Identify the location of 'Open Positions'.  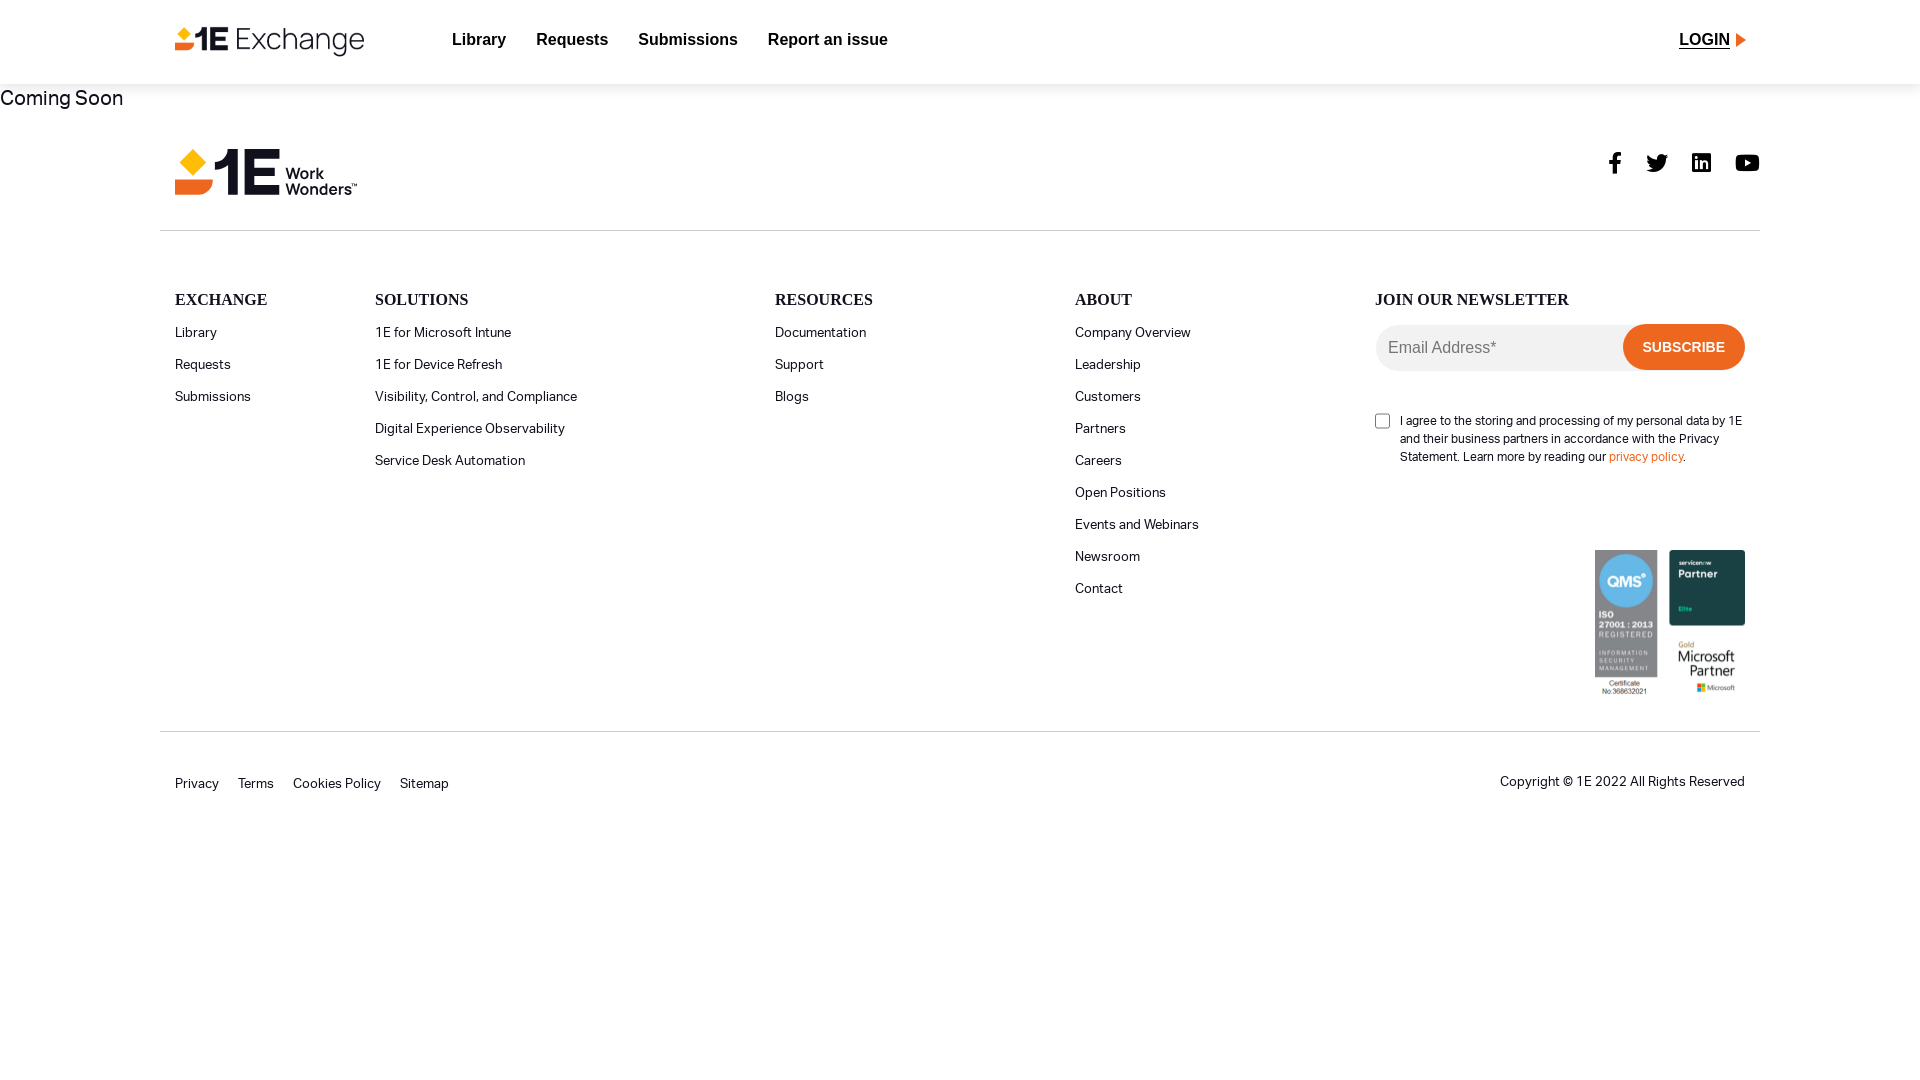
(1074, 493).